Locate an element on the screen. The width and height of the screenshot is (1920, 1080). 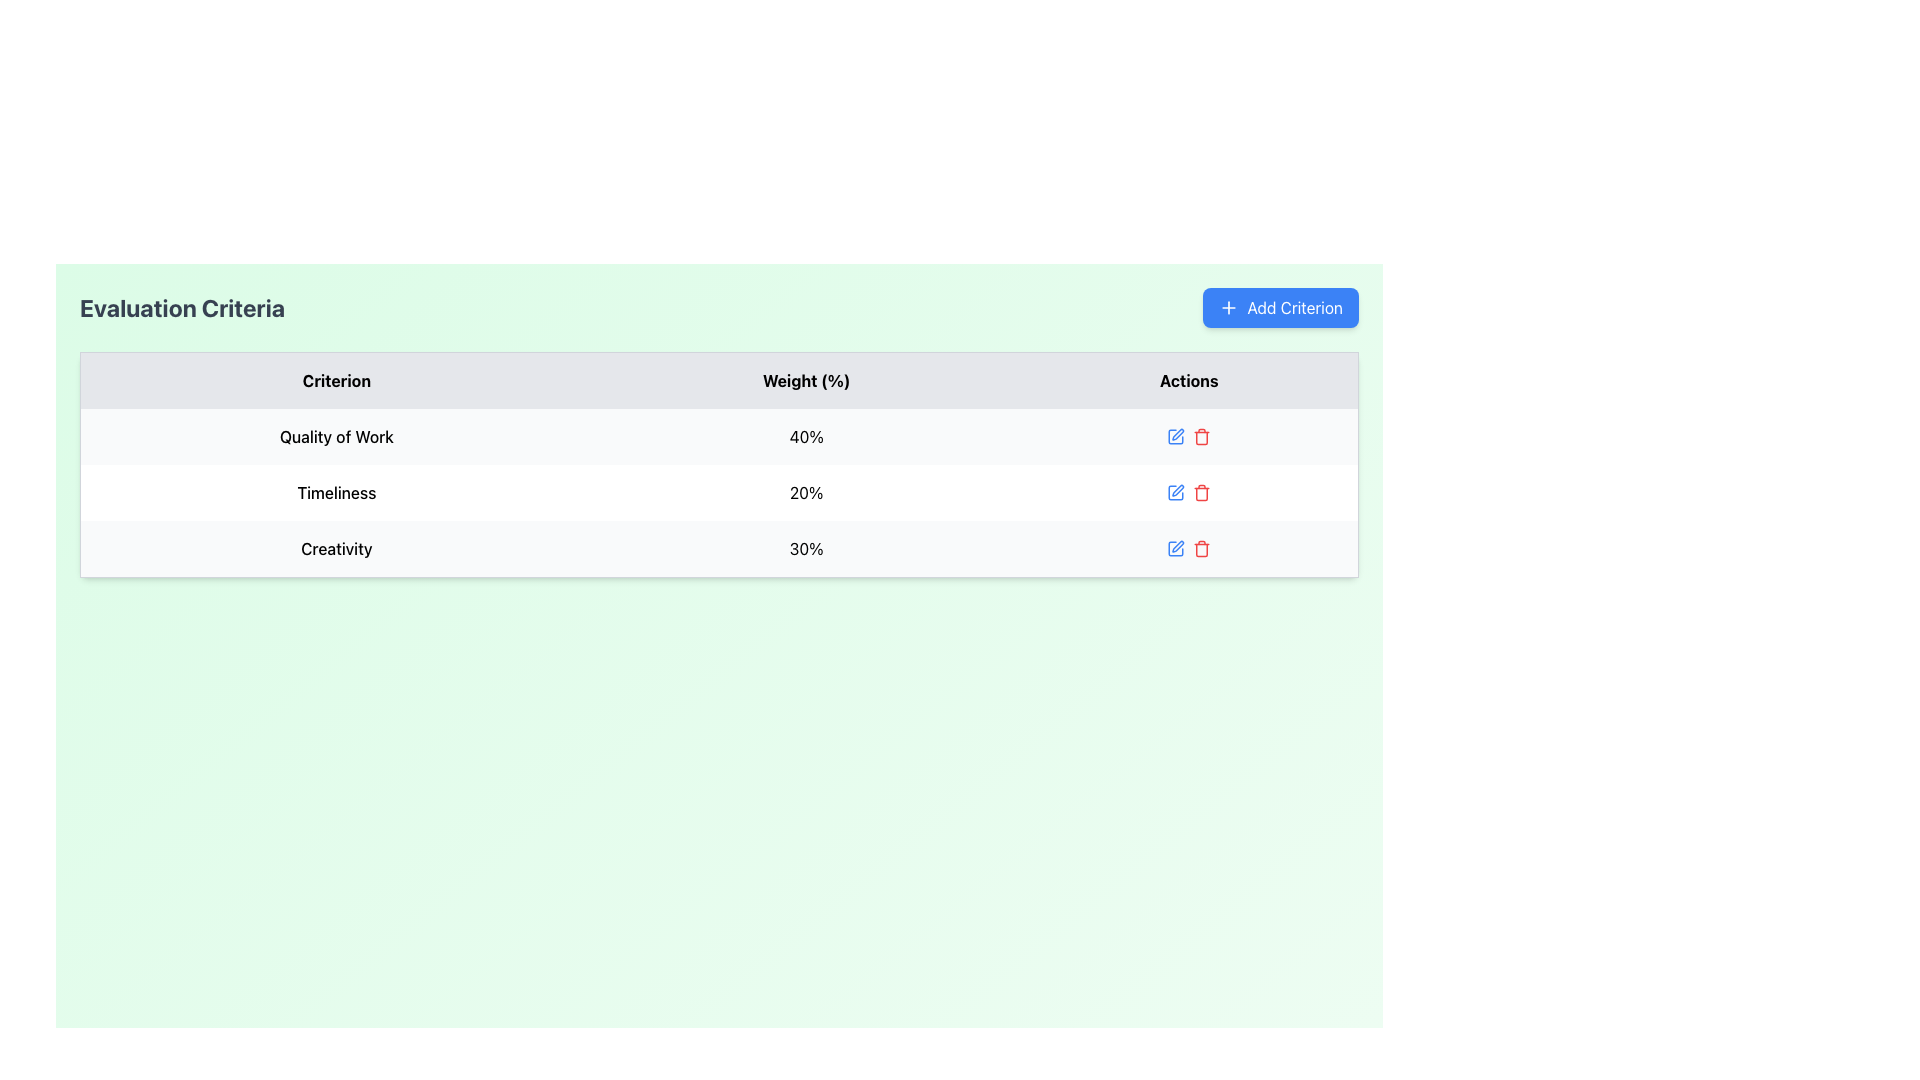
the edit icon represented by a blue pen in the 'Actions' column of the second row in the table is located at coordinates (1176, 493).